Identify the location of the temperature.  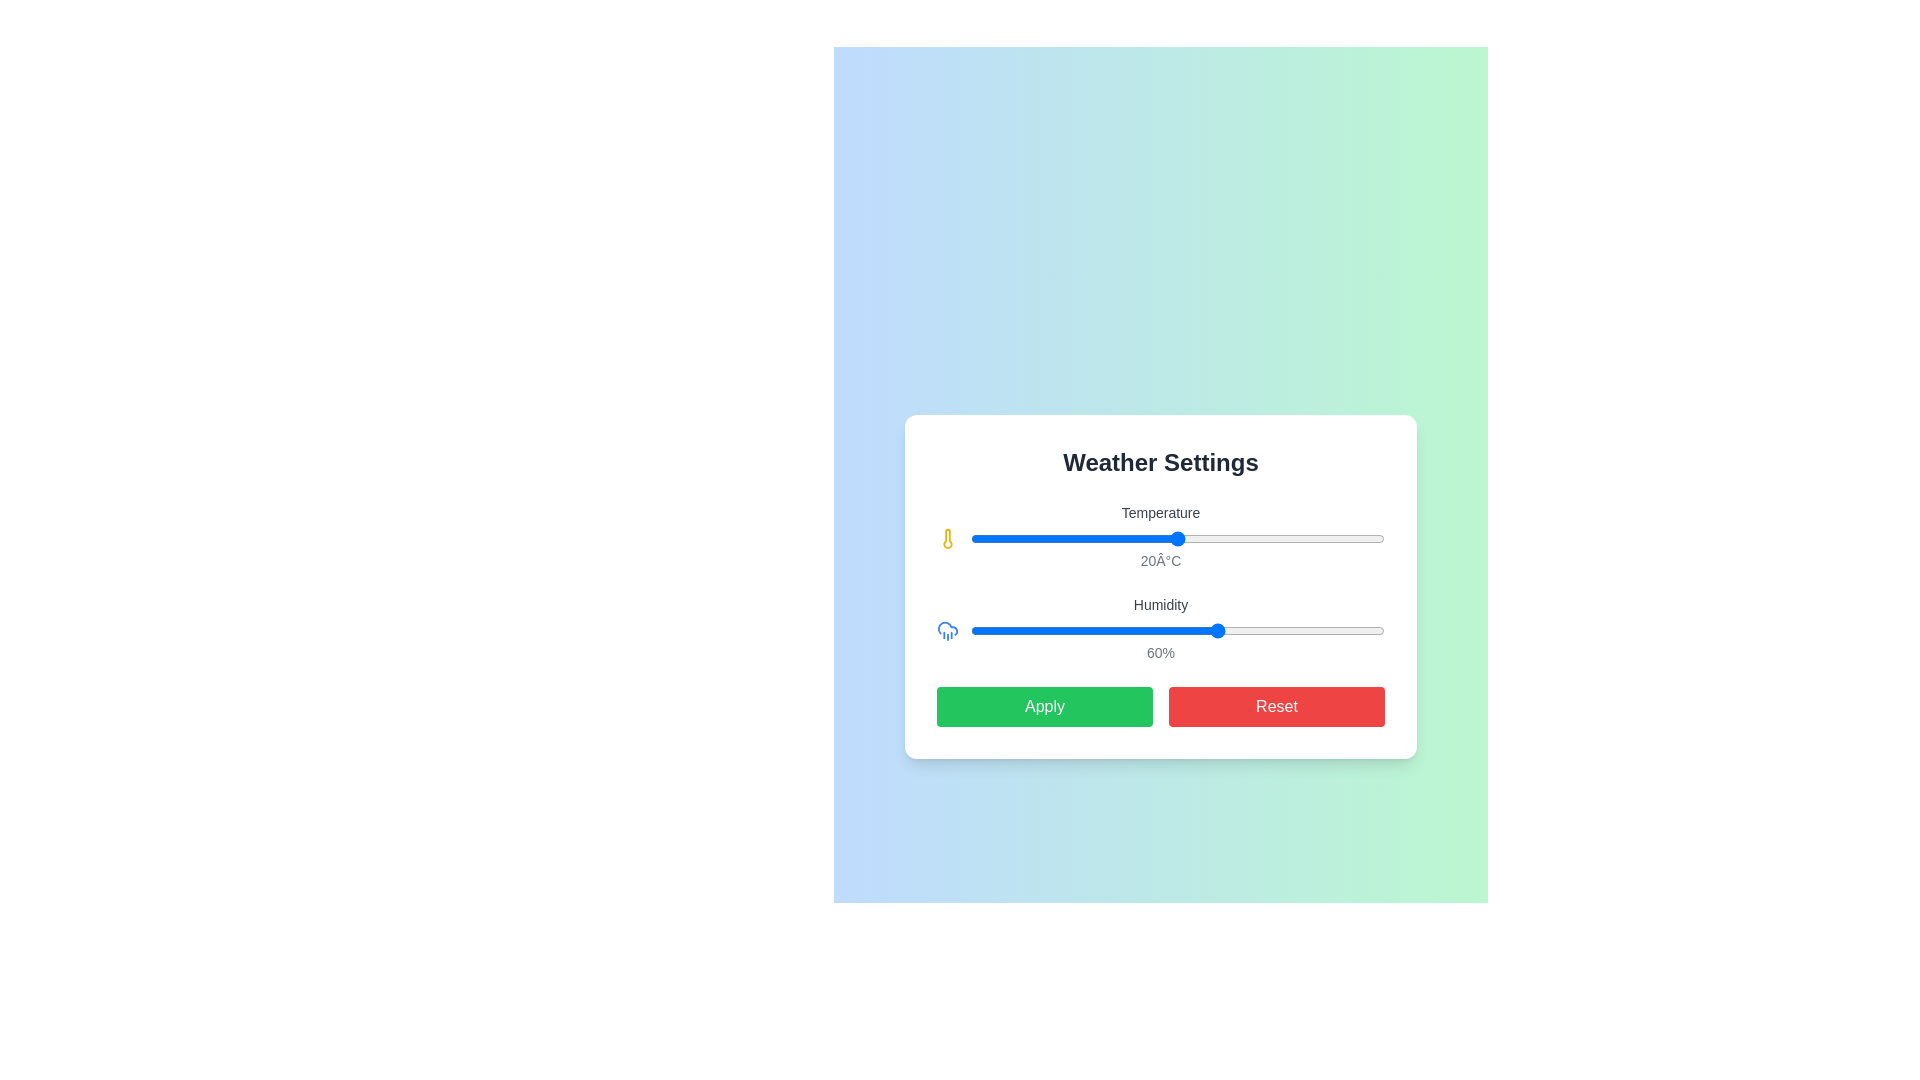
(1157, 538).